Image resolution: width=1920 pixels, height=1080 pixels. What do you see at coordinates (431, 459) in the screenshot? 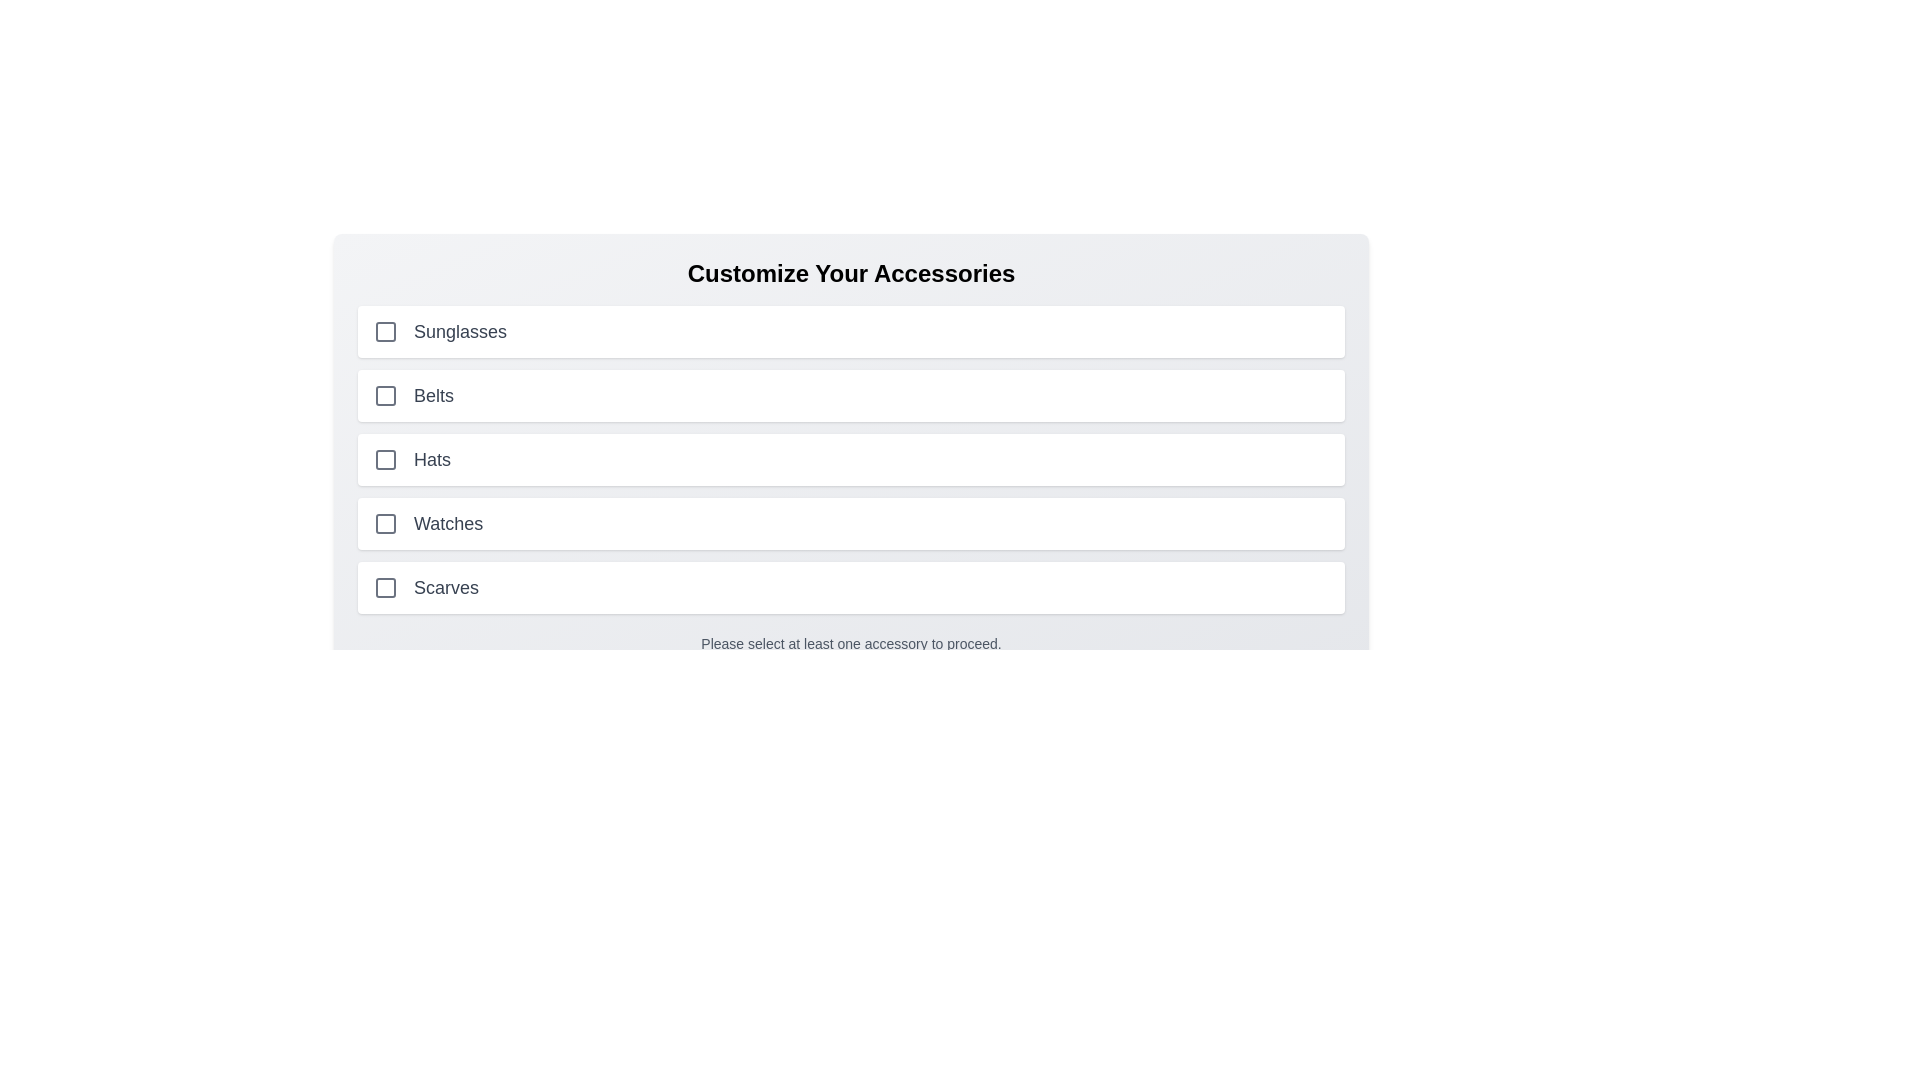
I see `the text label reading 'Hats'` at bounding box center [431, 459].